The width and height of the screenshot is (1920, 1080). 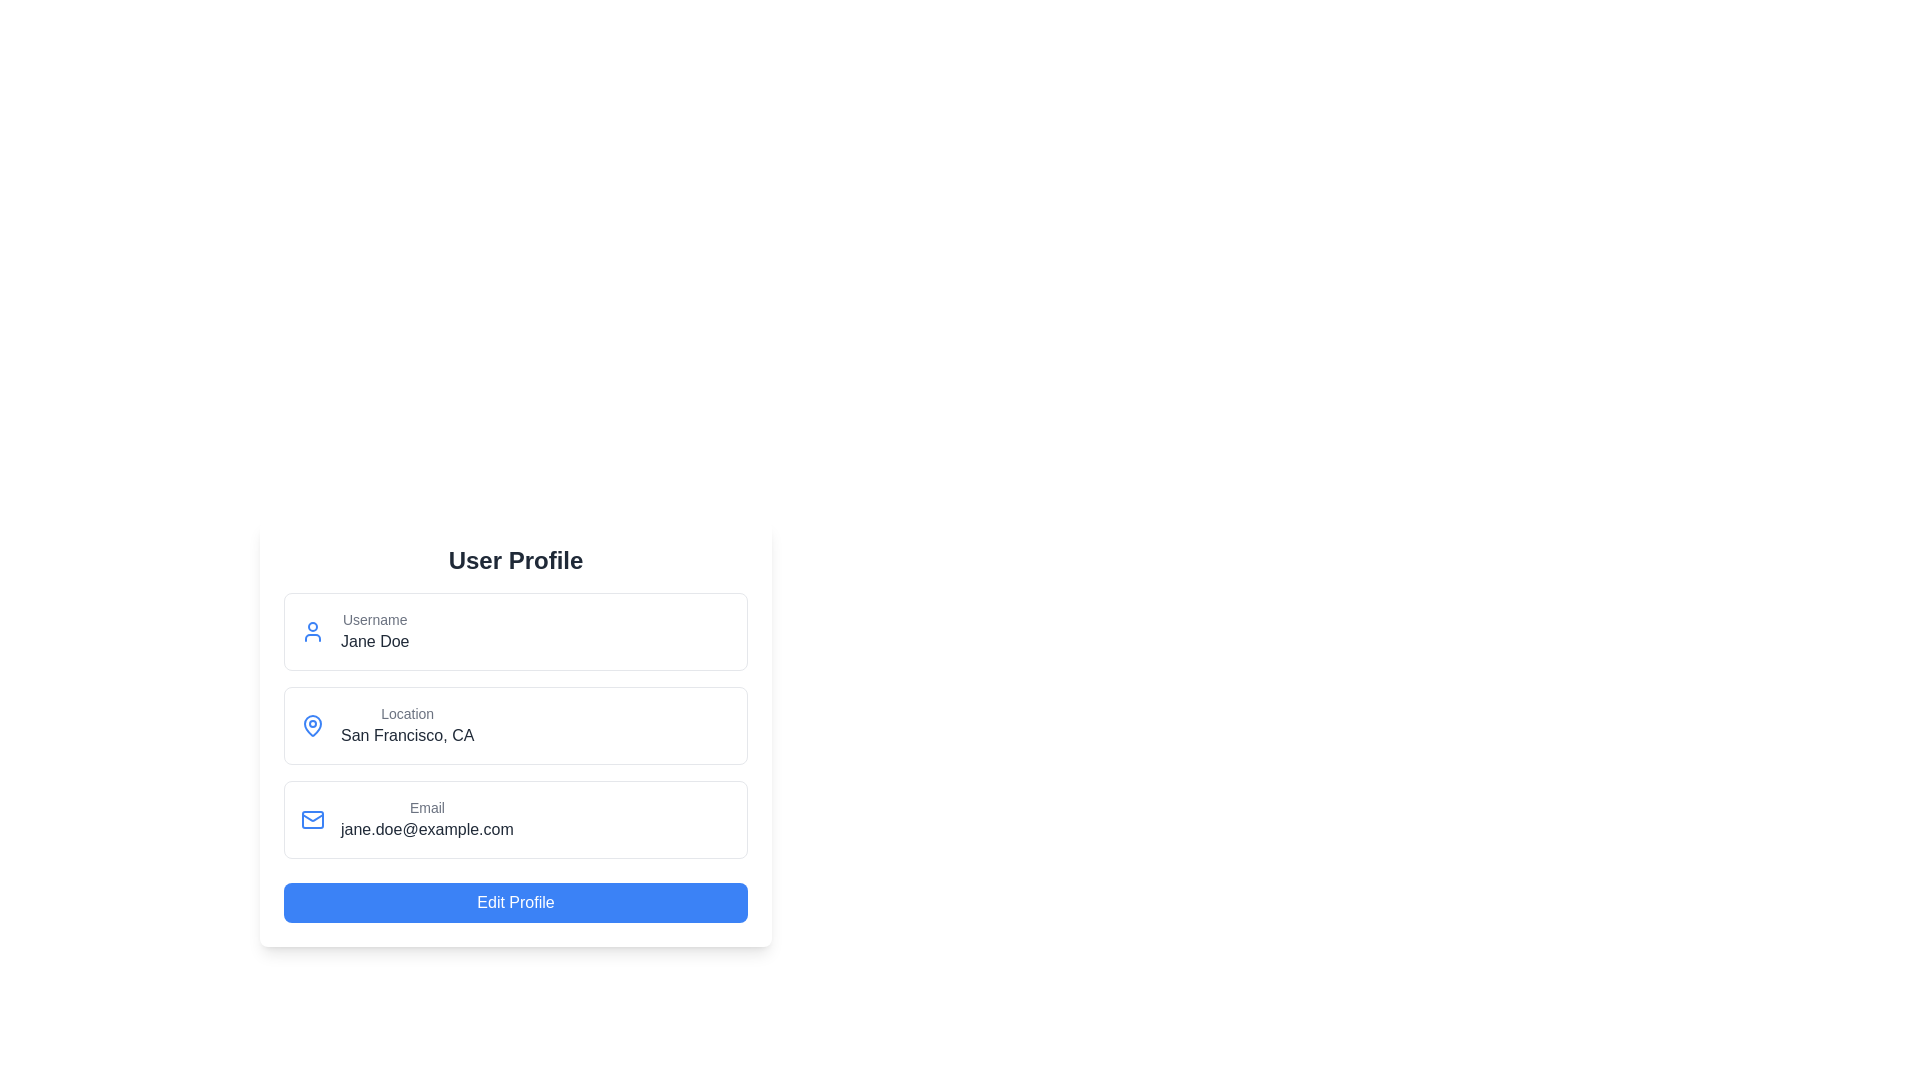 I want to click on the text label indicating the email address in the 'User Profile' card, which is positioned directly above 'jane.doe@example.com', so click(x=426, y=806).